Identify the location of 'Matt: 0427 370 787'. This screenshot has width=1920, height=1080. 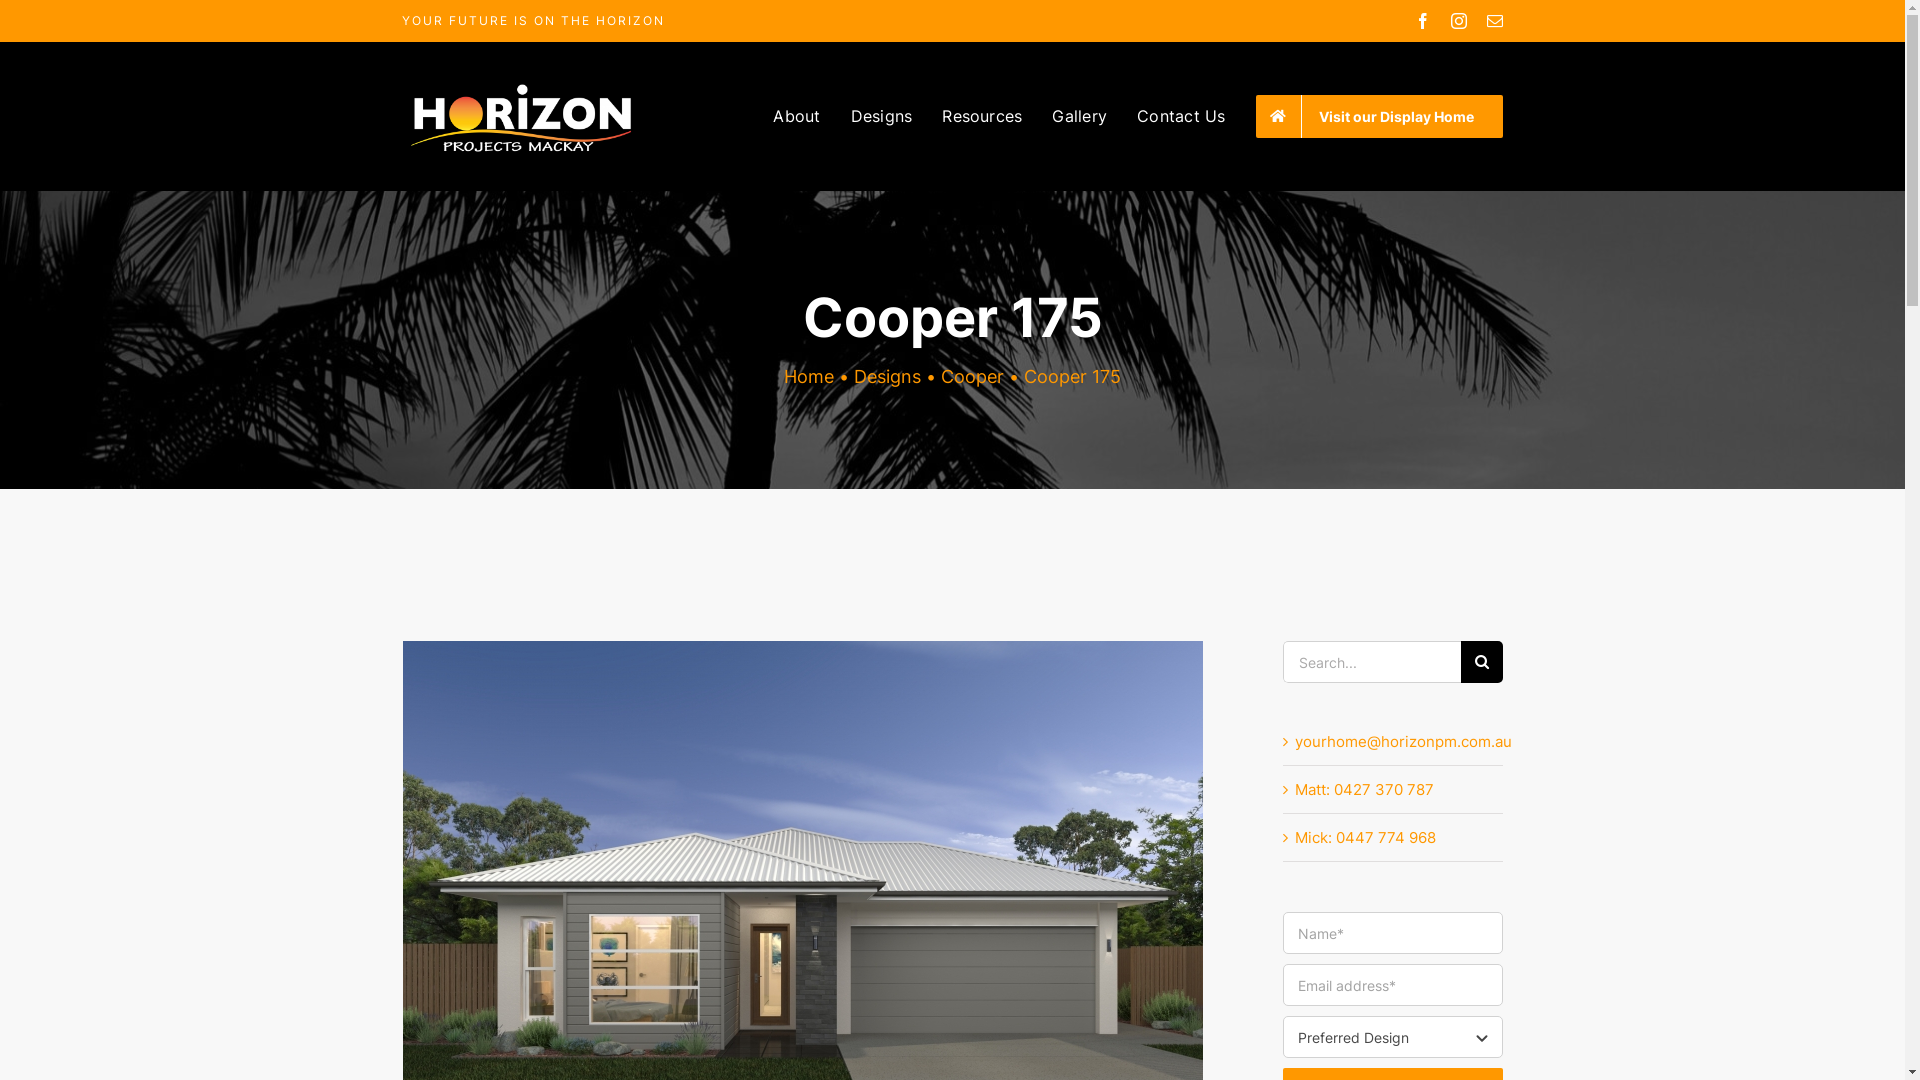
(1294, 788).